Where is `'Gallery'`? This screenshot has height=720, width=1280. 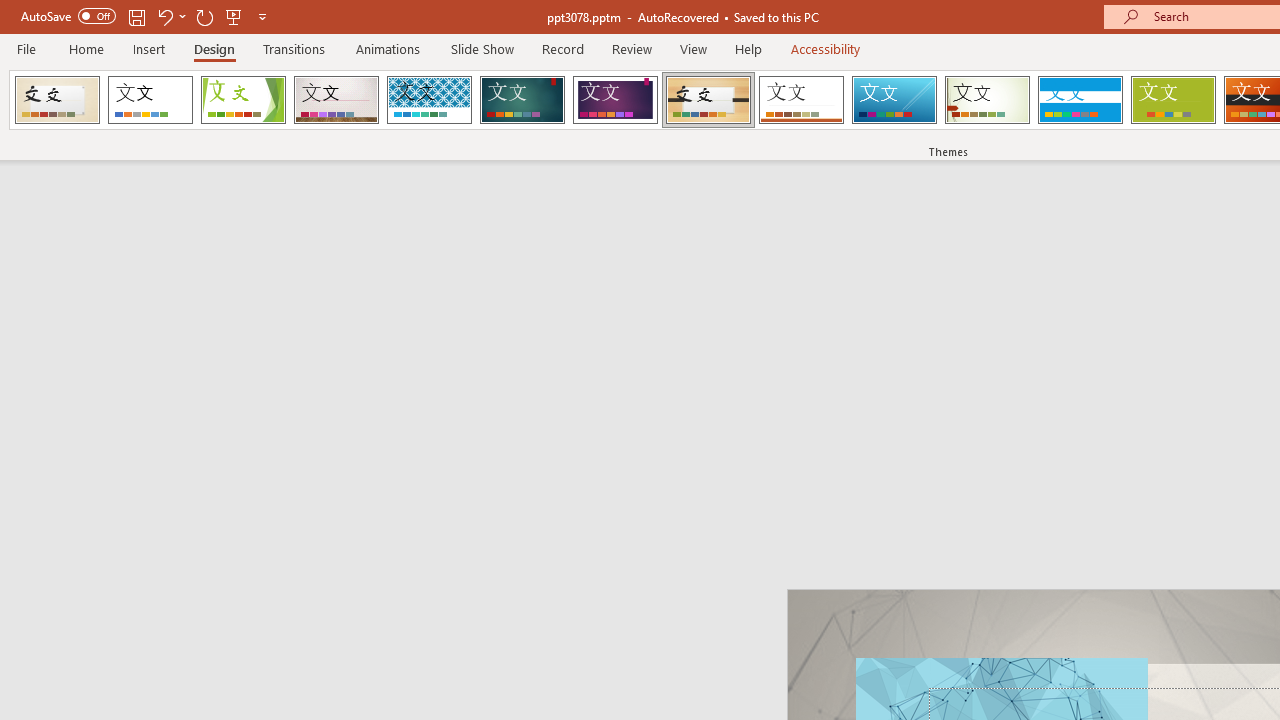
'Gallery' is located at coordinates (336, 100).